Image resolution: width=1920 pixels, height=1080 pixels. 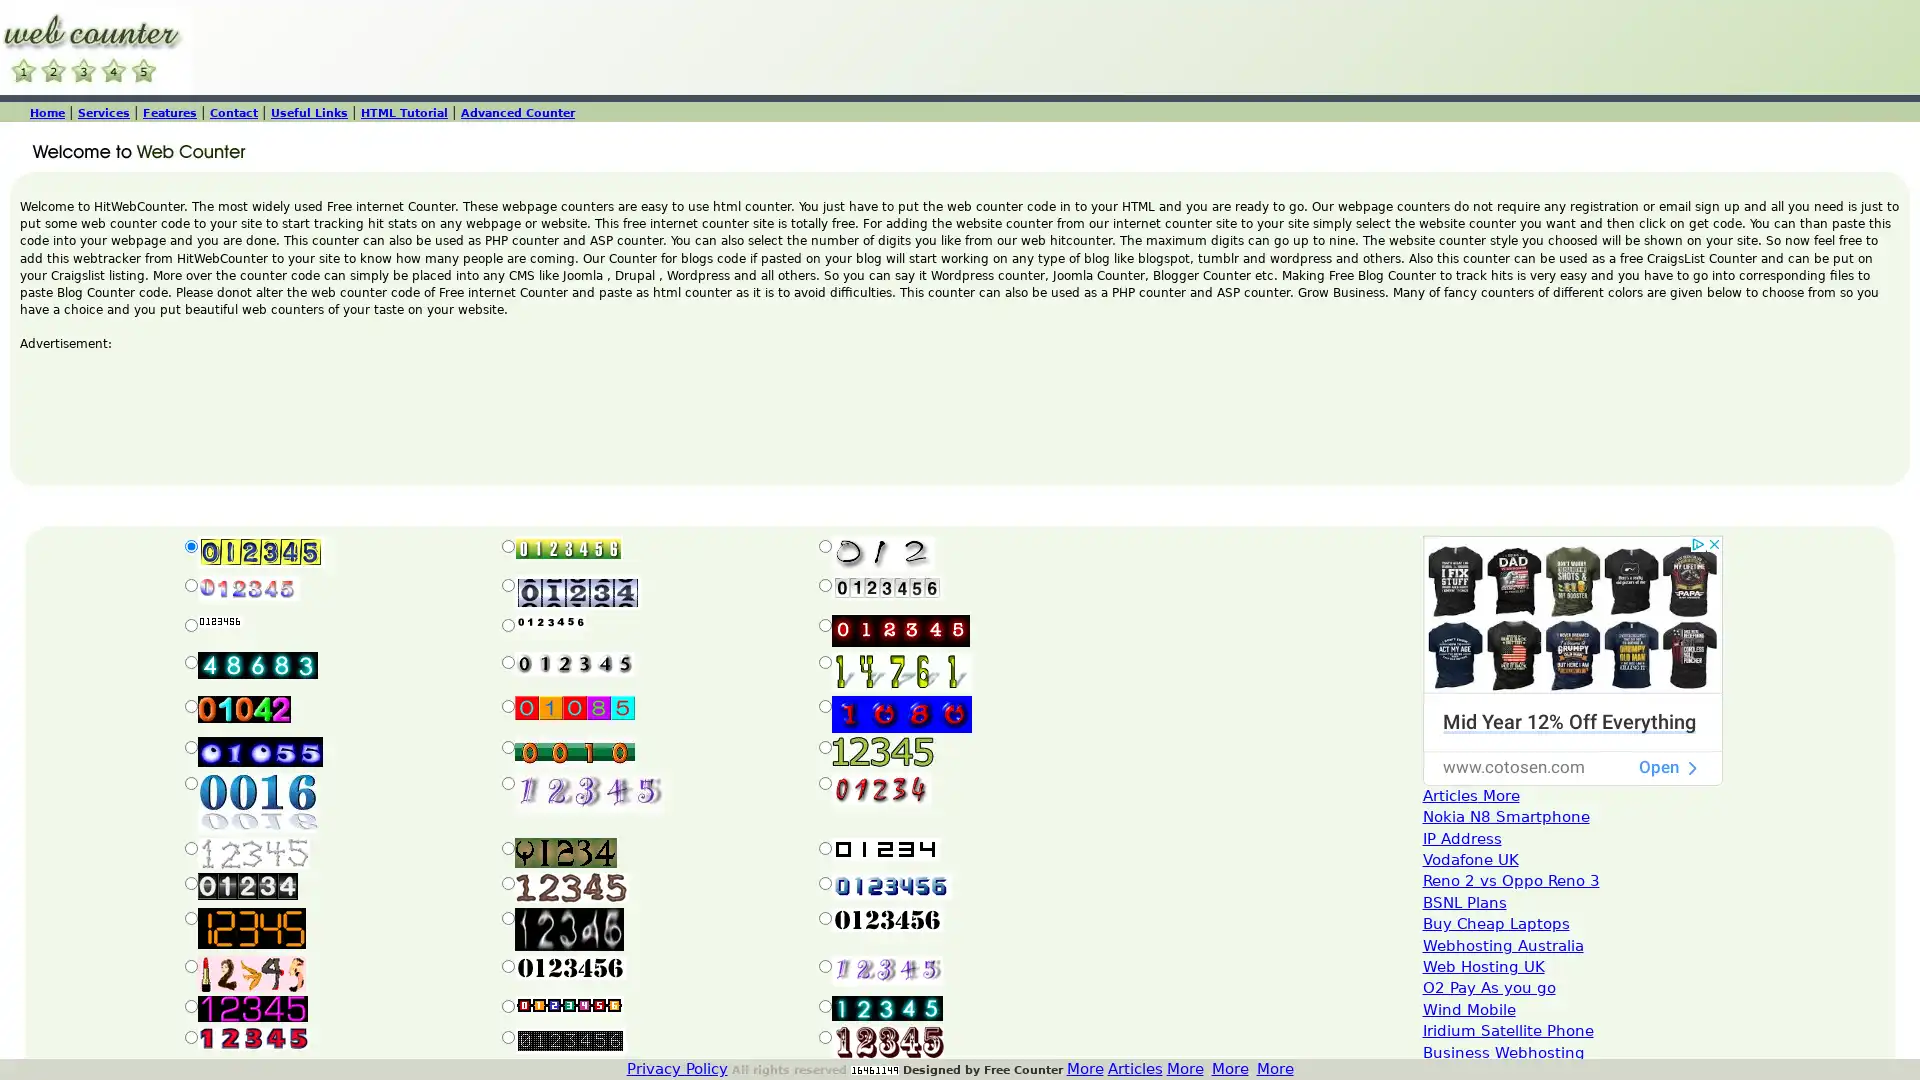 I want to click on Submit, so click(x=247, y=885).